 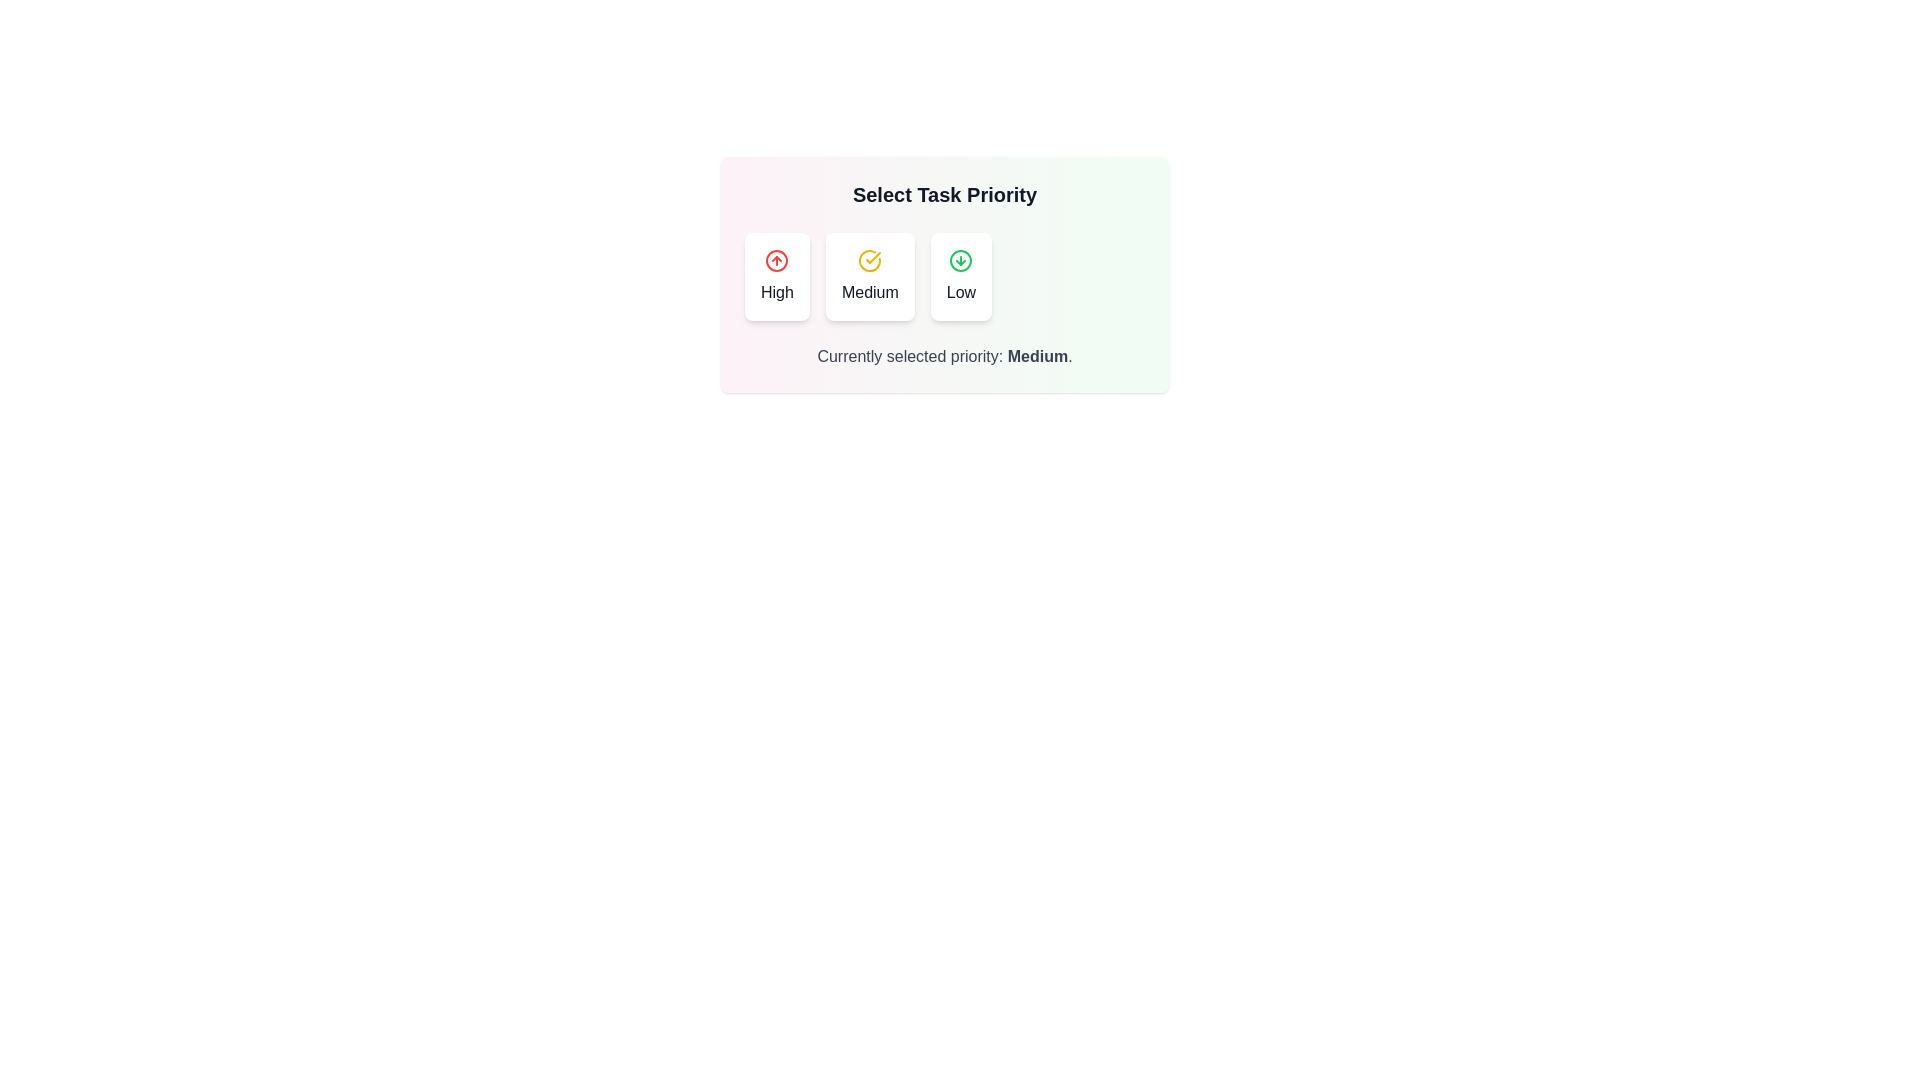 I want to click on the priority option labeled High to observe its hover effect, so click(x=776, y=277).